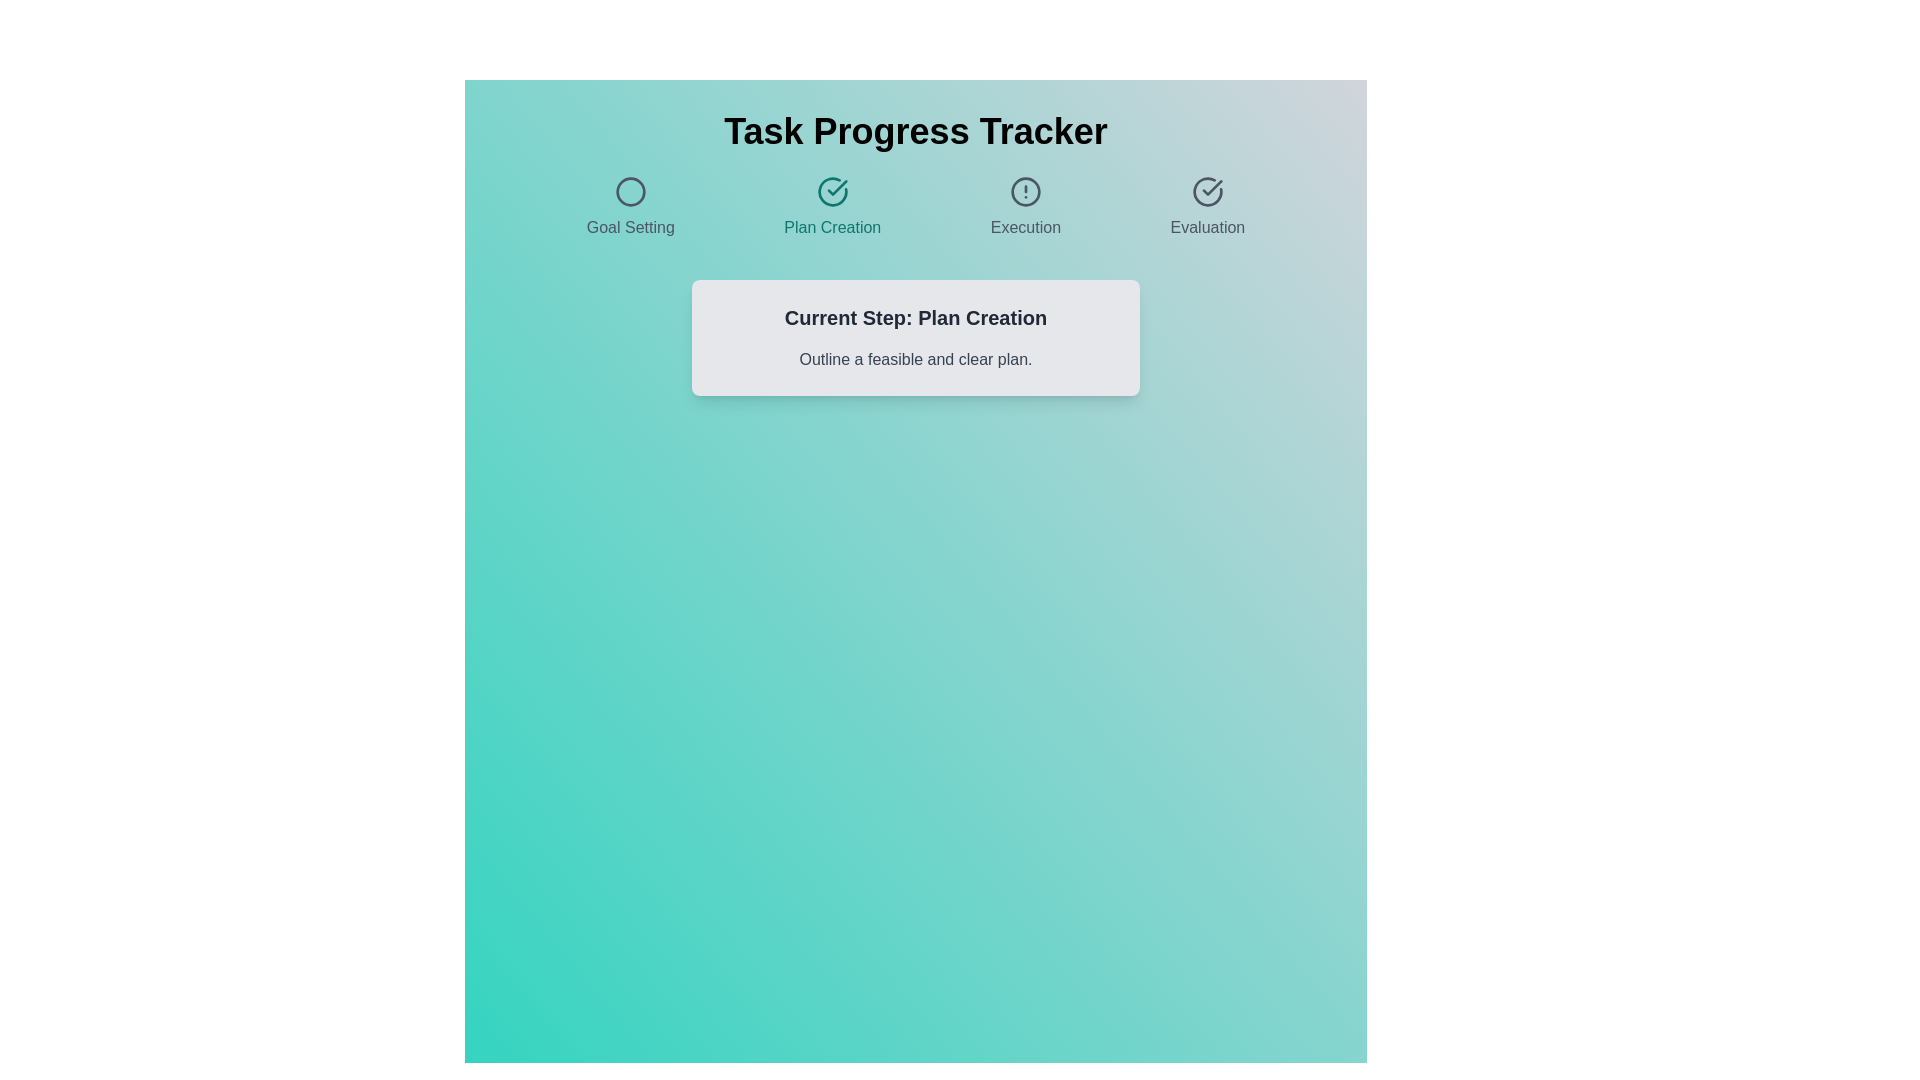 This screenshot has width=1920, height=1080. What do you see at coordinates (832, 208) in the screenshot?
I see `the step title Plan Creation to navigate to the corresponding step` at bounding box center [832, 208].